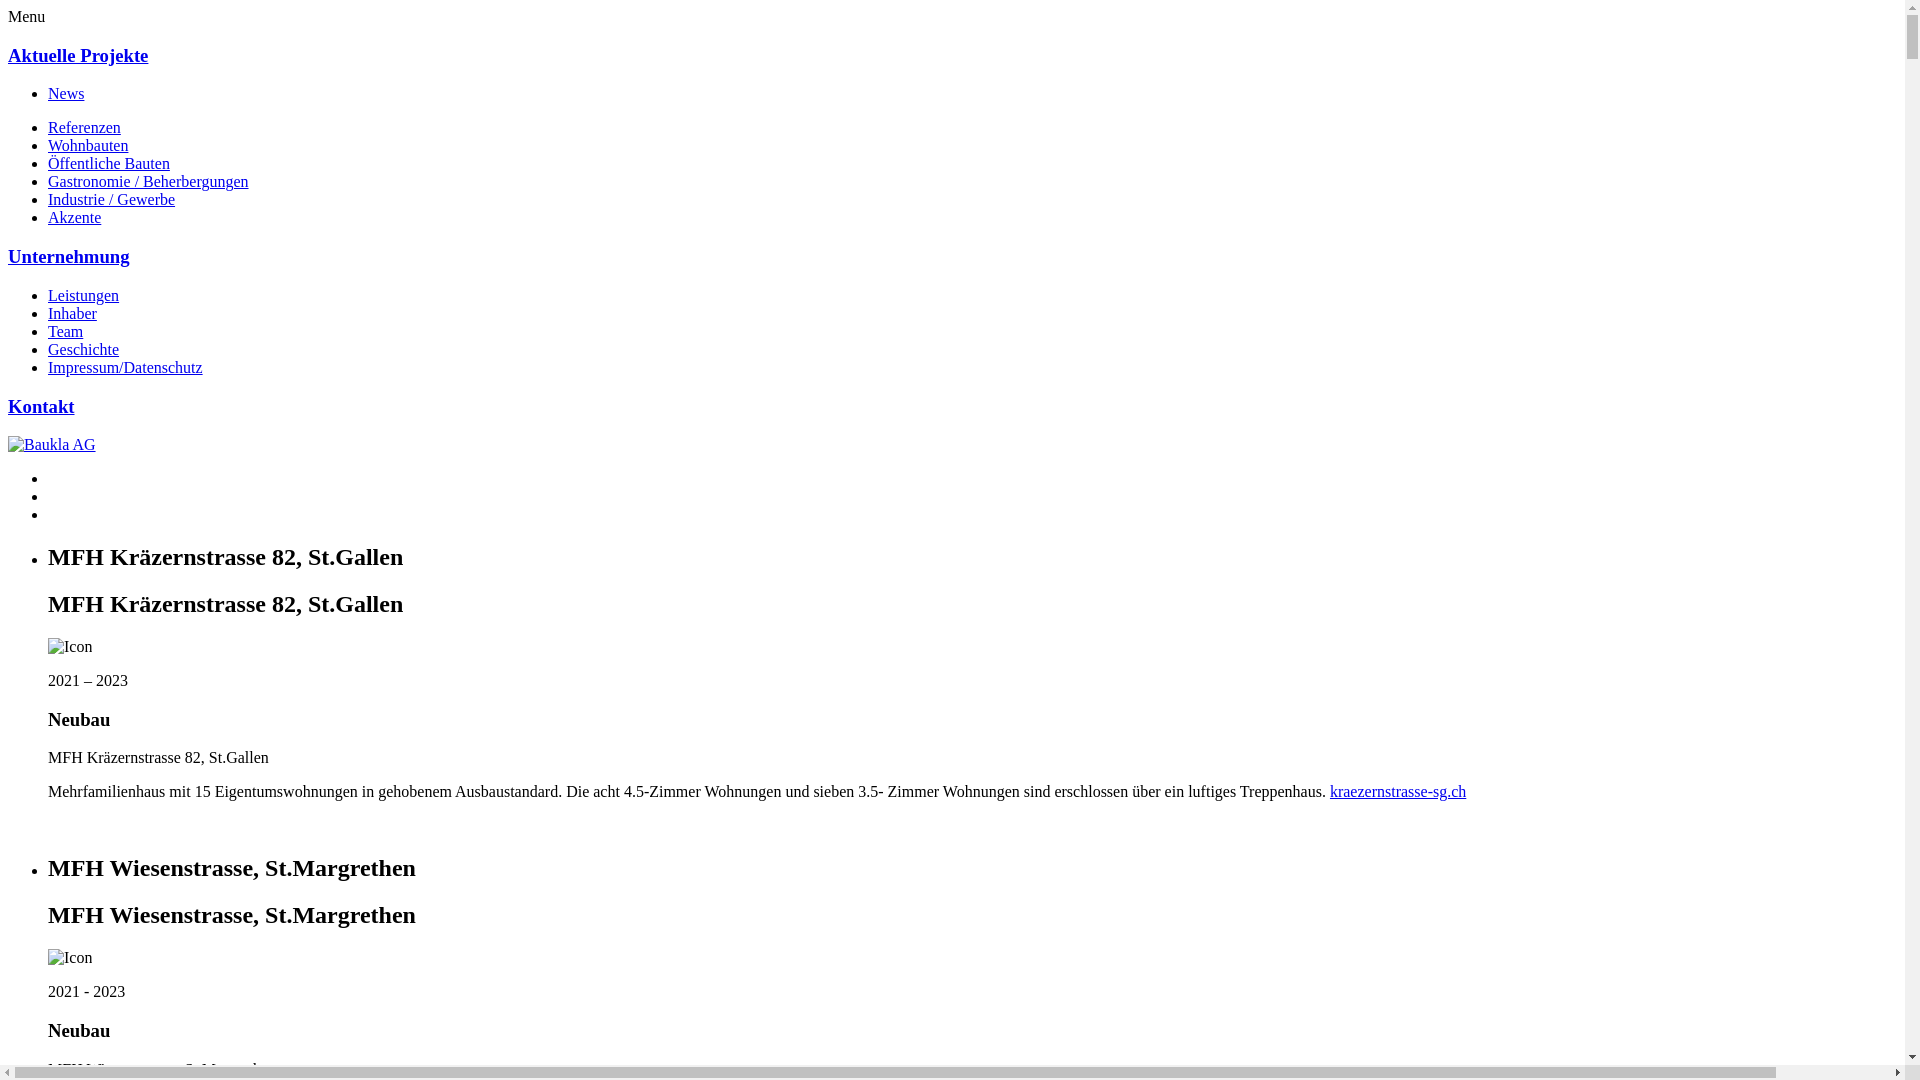 This screenshot has height=1080, width=1920. What do you see at coordinates (48, 217) in the screenshot?
I see `'Akzente'` at bounding box center [48, 217].